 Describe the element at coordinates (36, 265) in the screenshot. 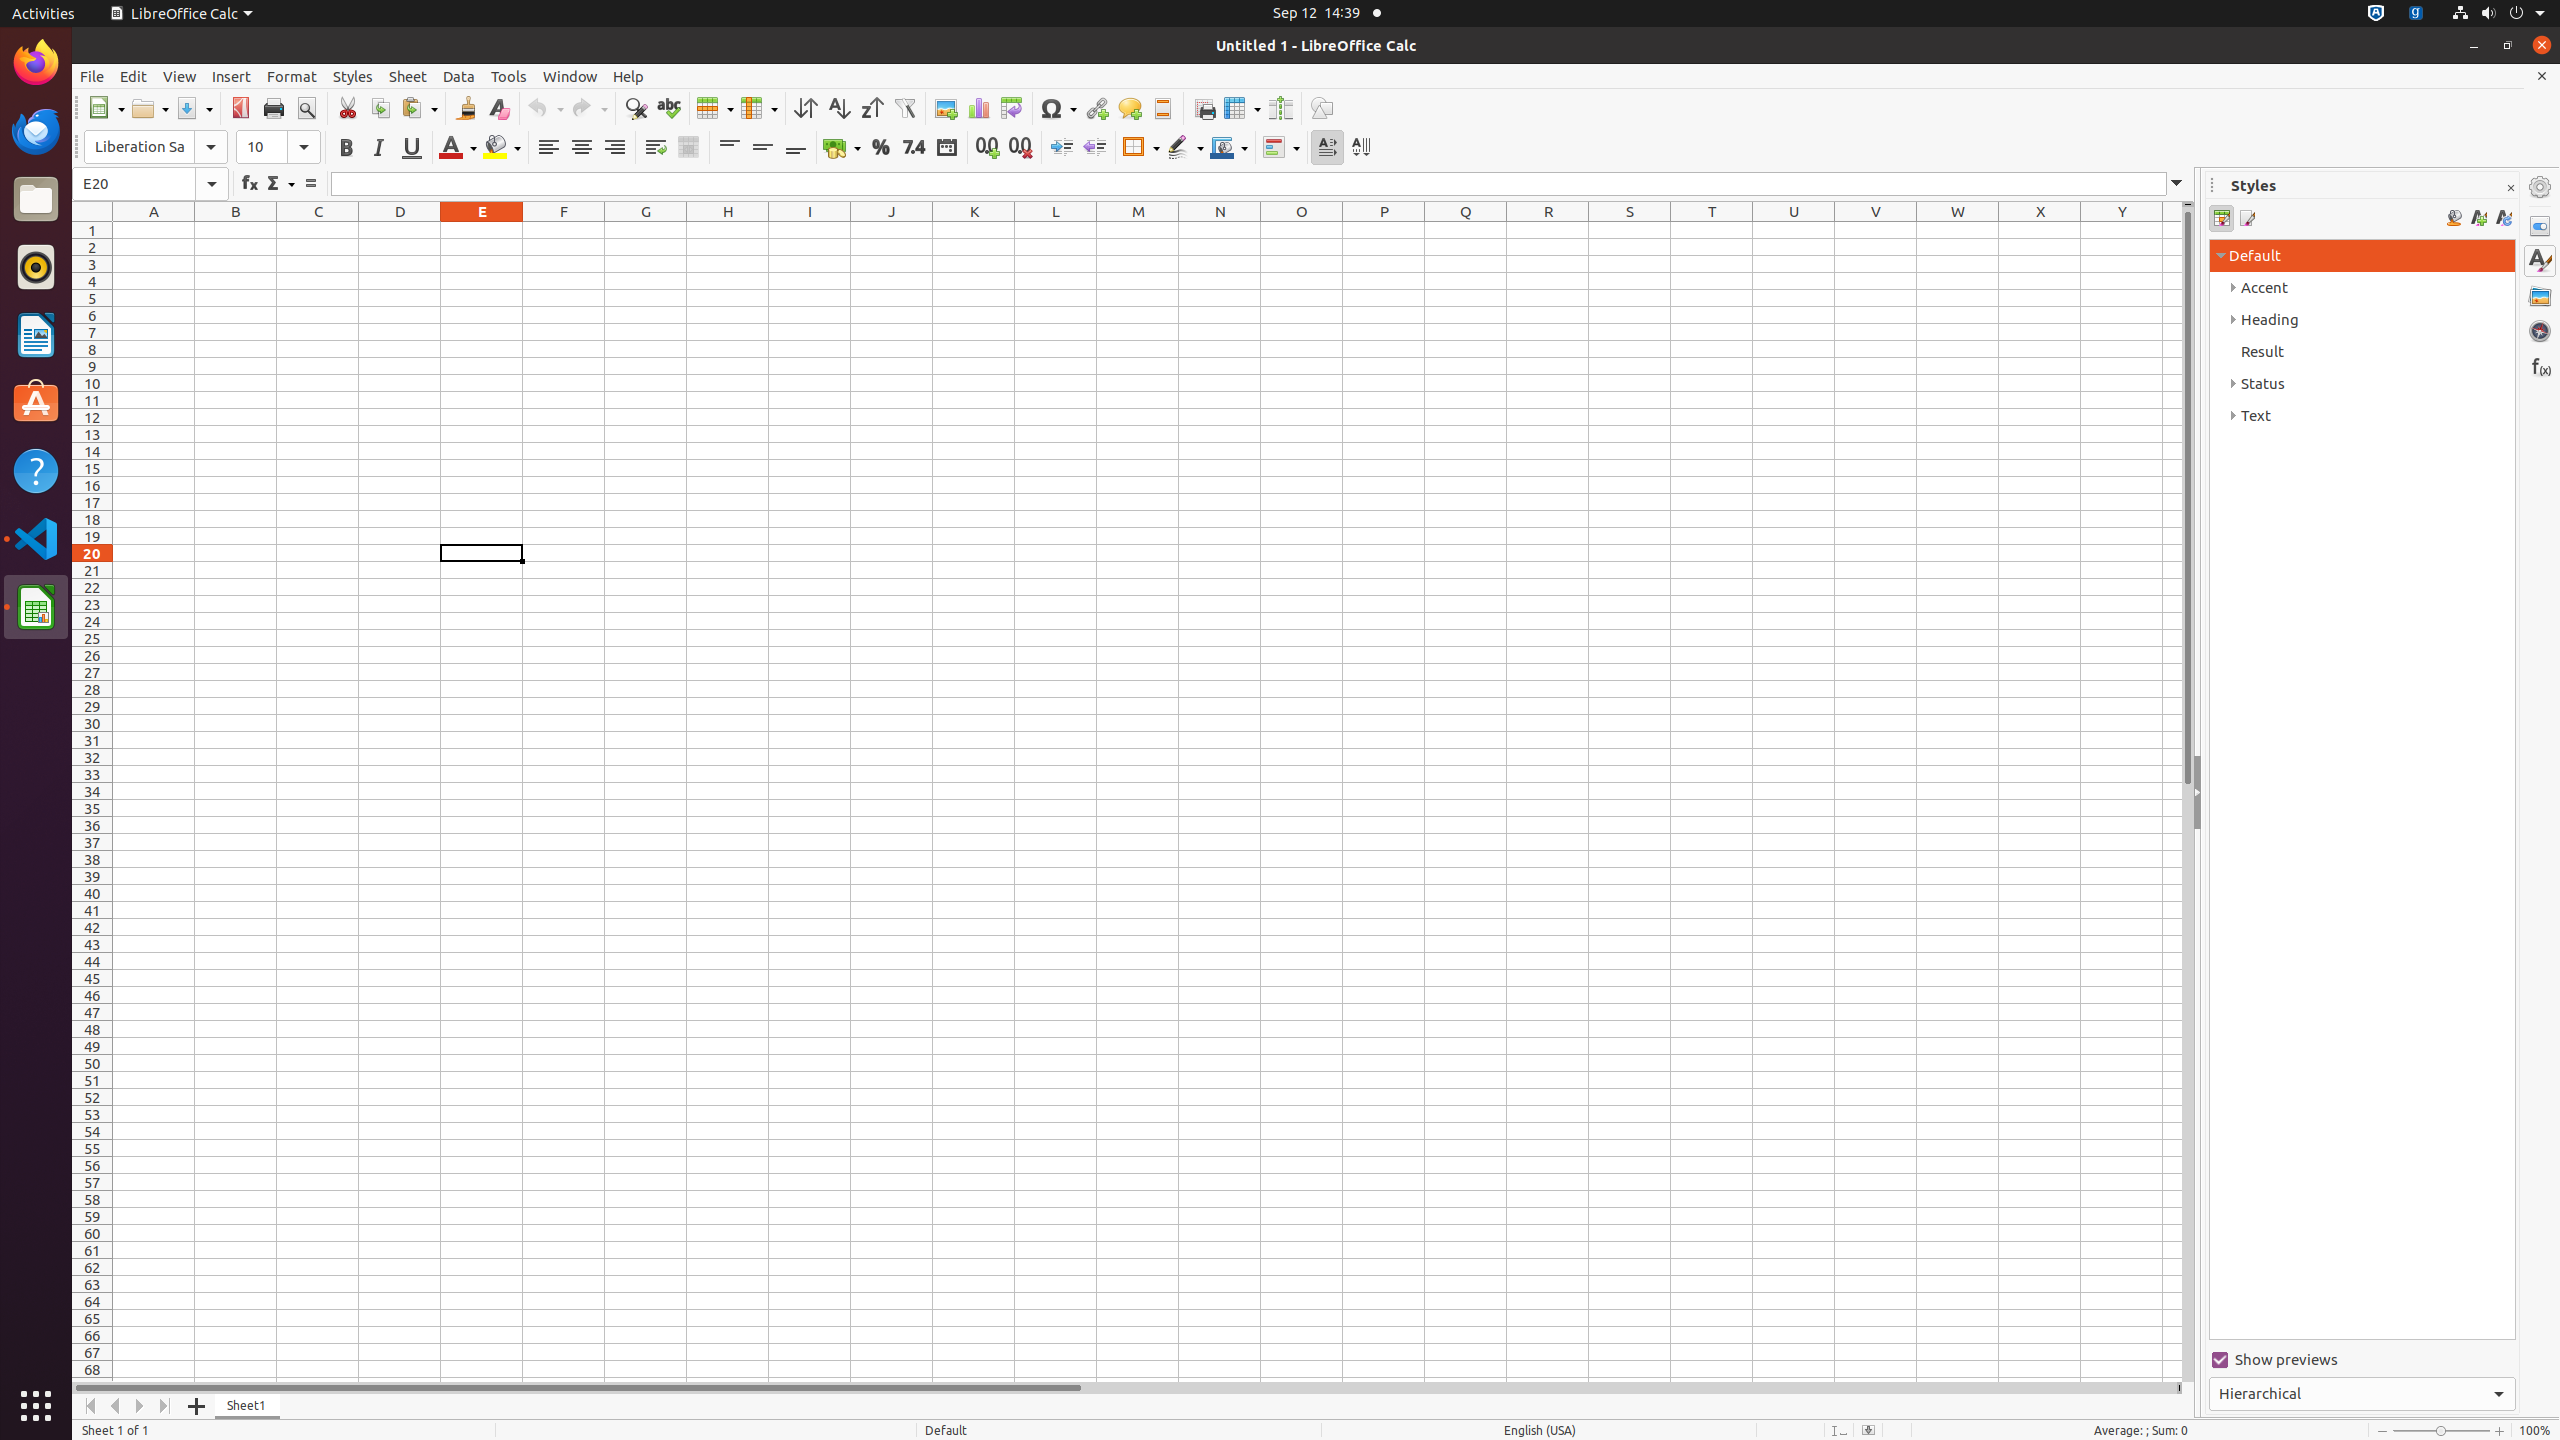

I see `'Rhythmbox'` at that location.